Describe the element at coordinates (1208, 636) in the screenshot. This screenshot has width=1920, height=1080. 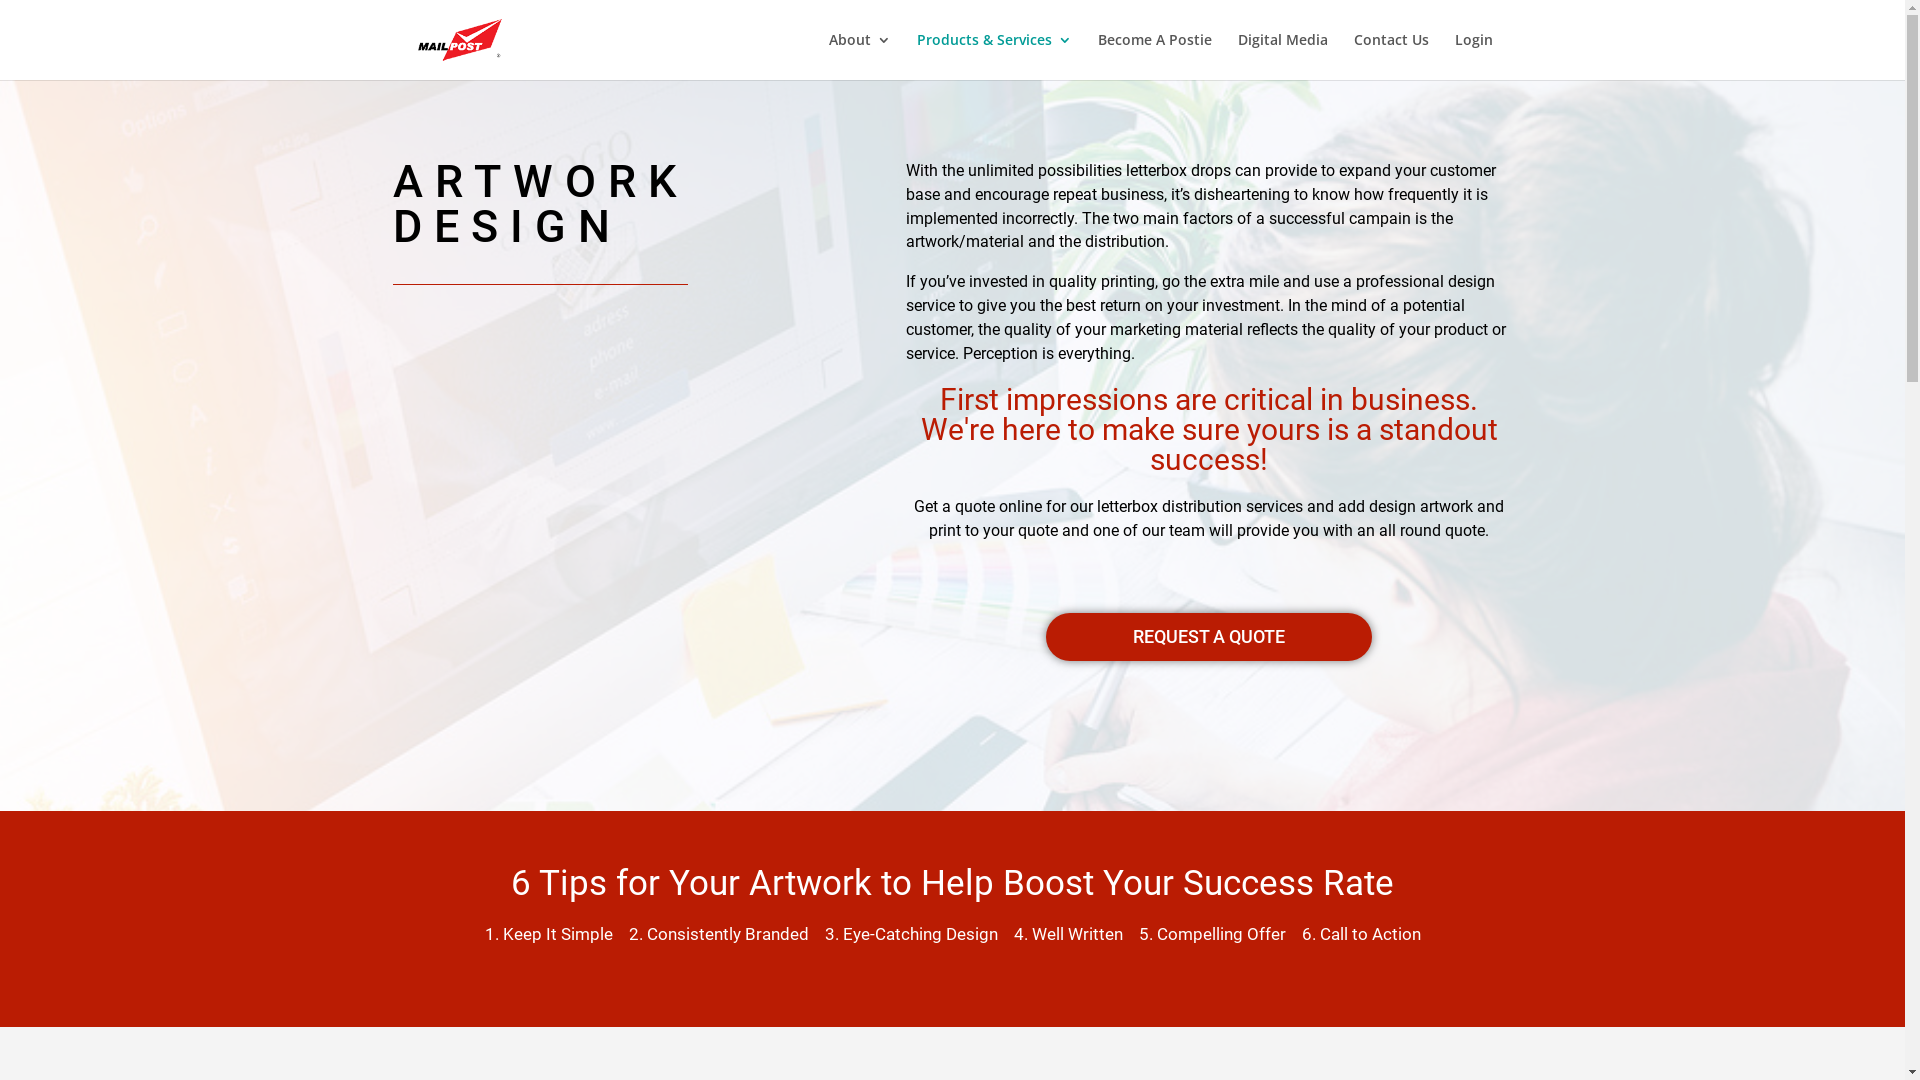
I see `'REQUEST A QUOTE'` at that location.